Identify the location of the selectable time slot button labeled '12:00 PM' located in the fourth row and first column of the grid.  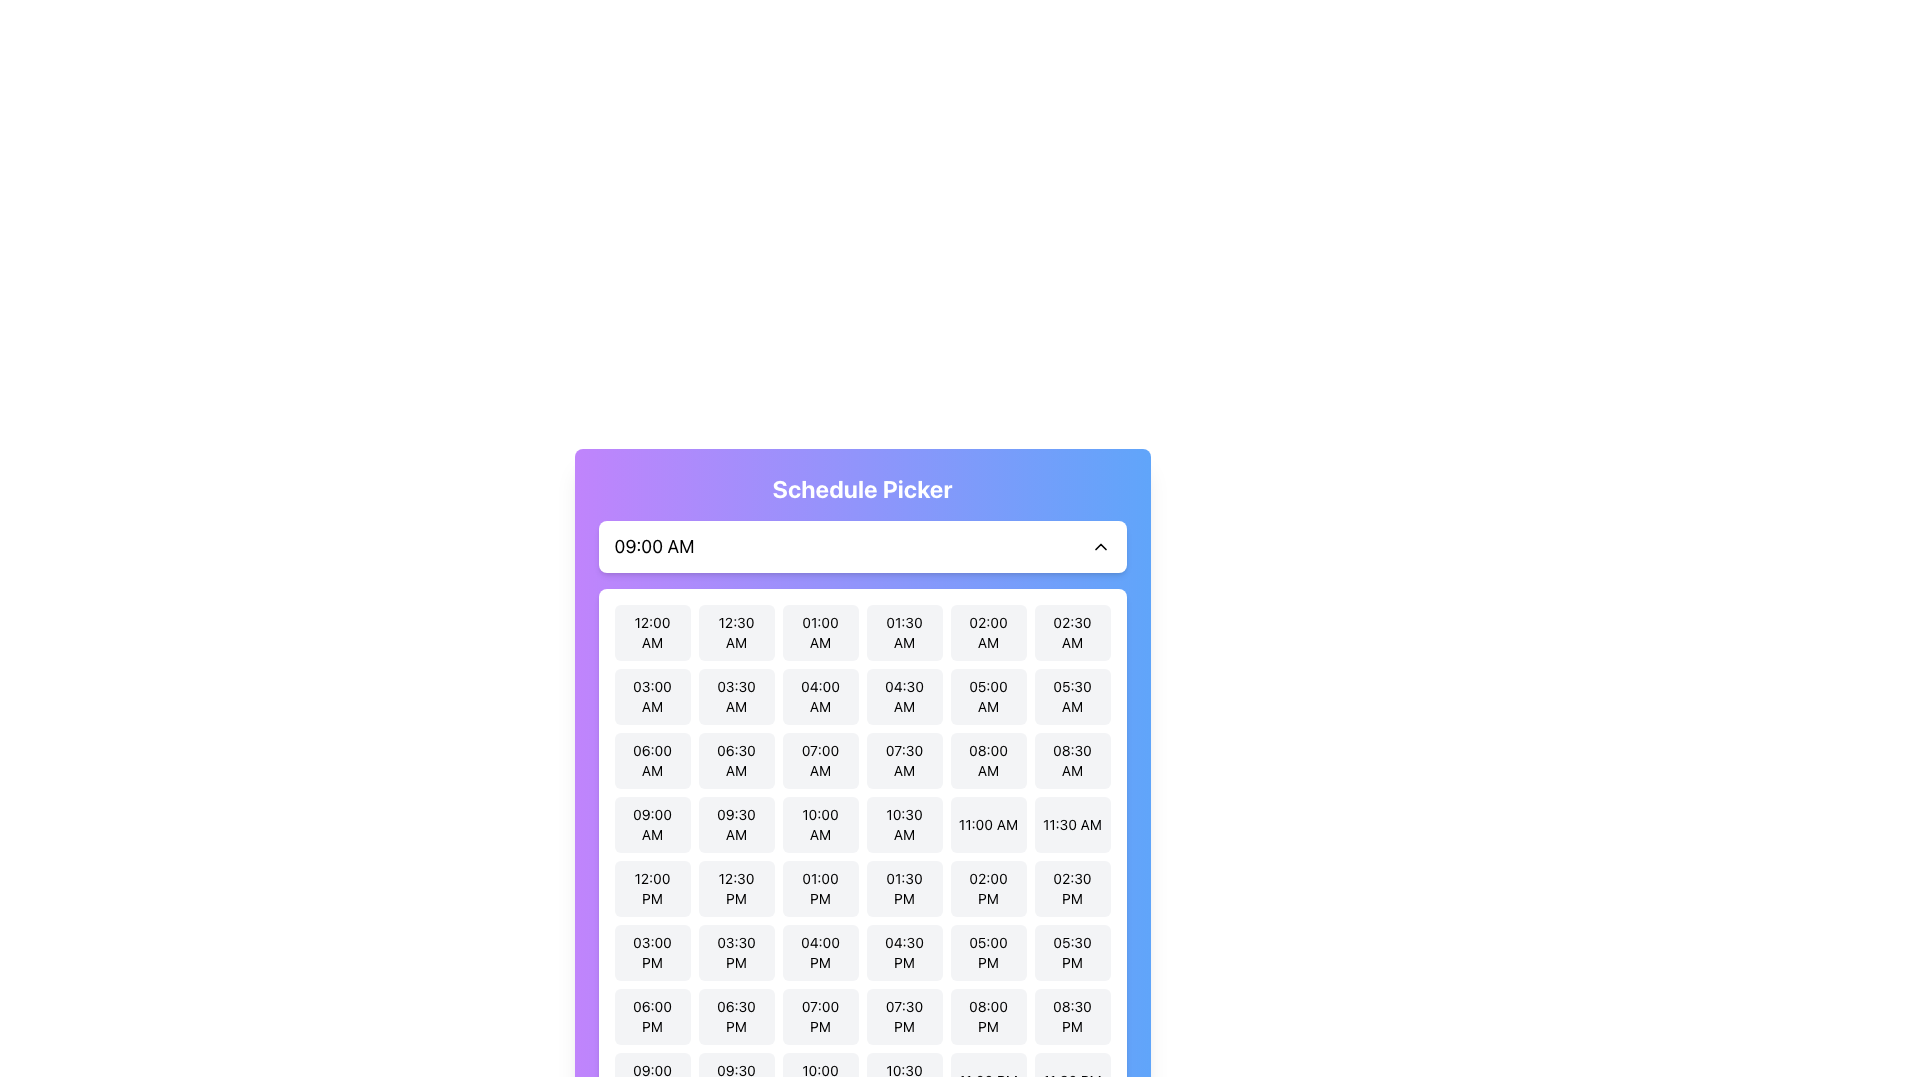
(652, 887).